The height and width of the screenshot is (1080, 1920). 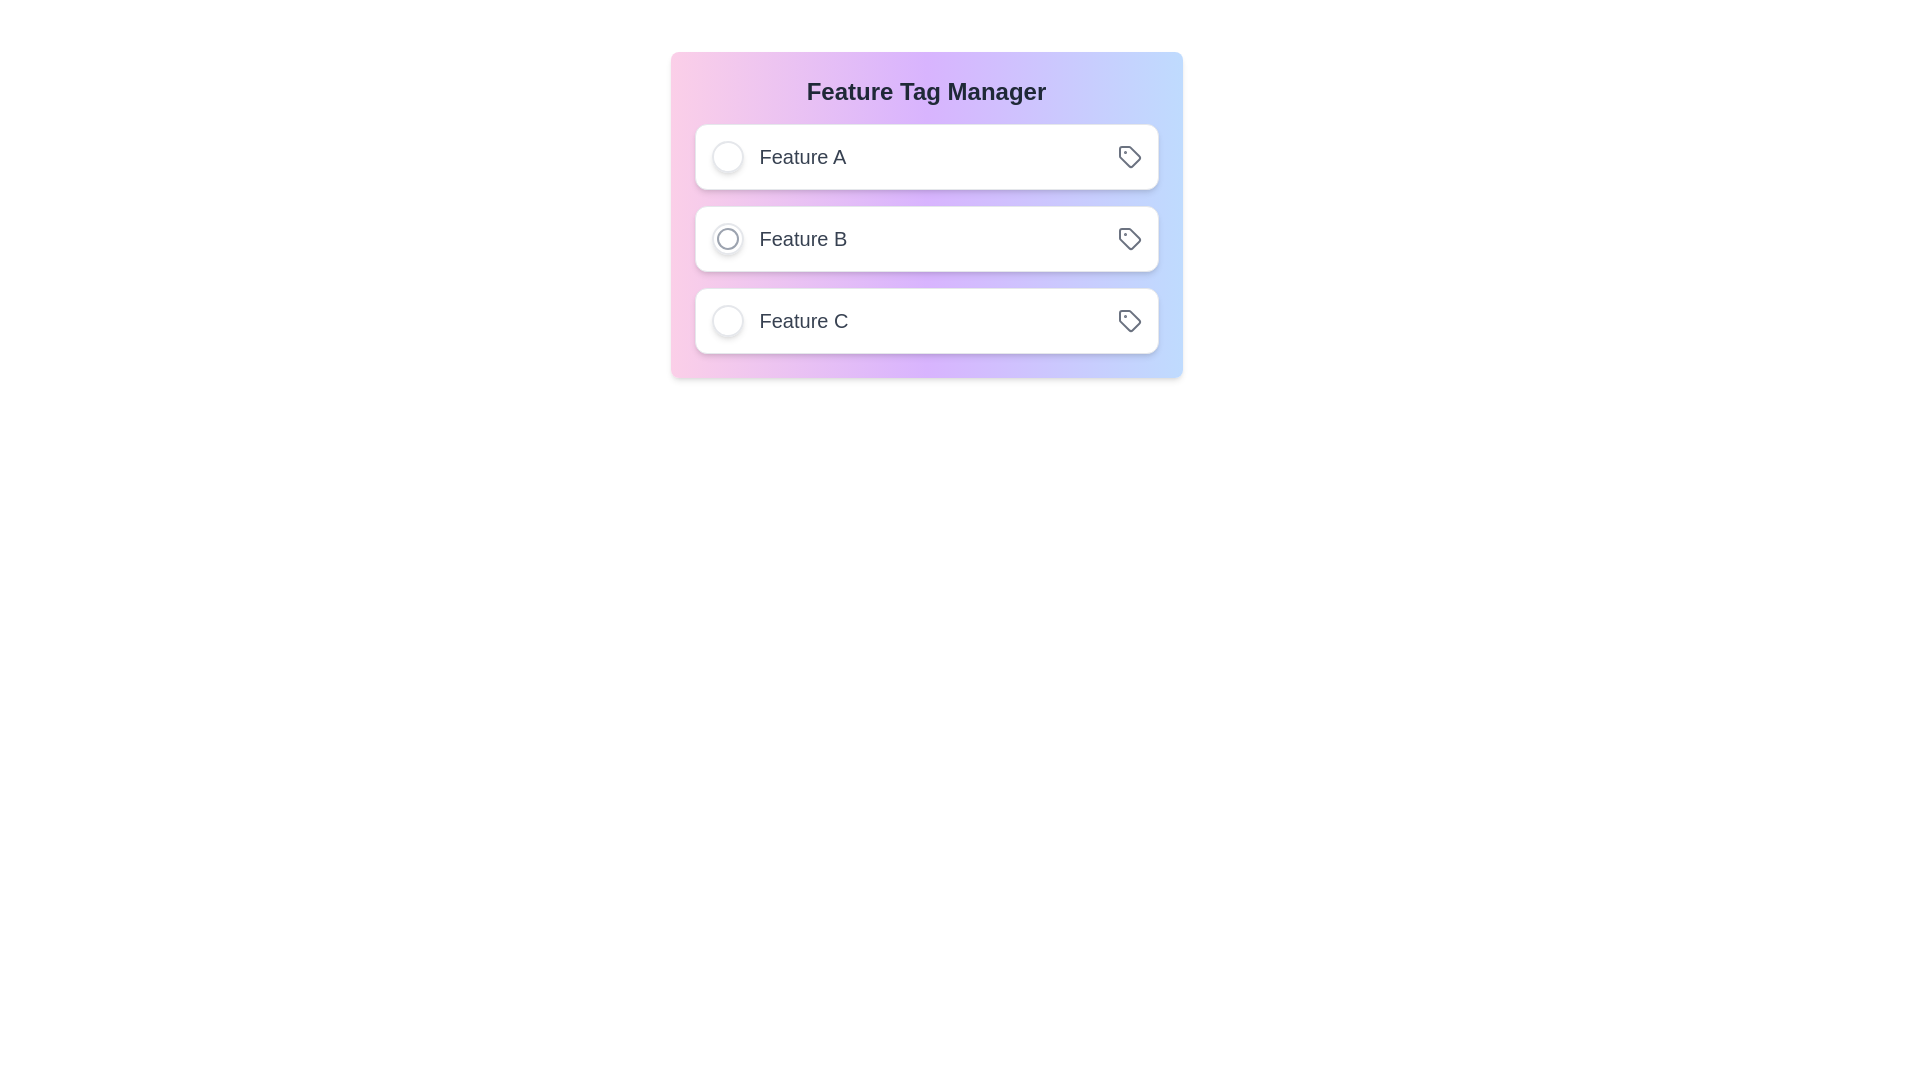 I want to click on the second circular selection indicator, which serves as a radio button for 'Feature B', so click(x=726, y=238).